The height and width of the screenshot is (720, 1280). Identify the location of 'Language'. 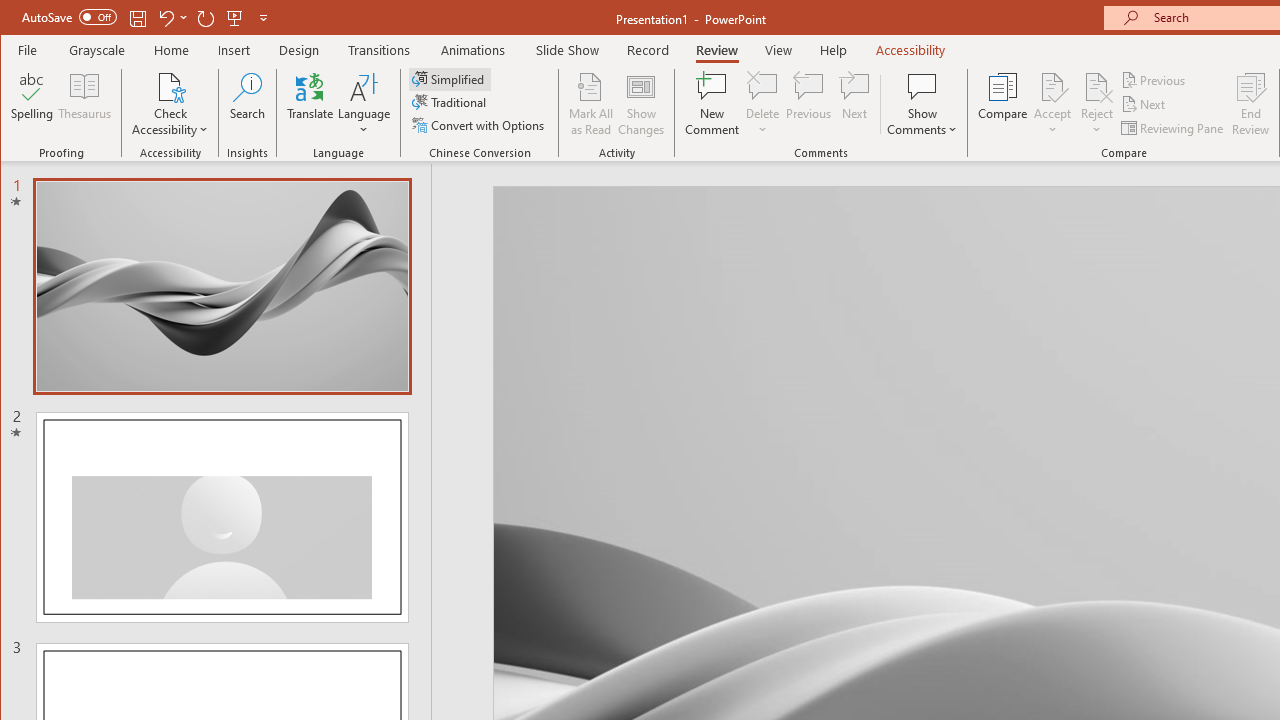
(364, 104).